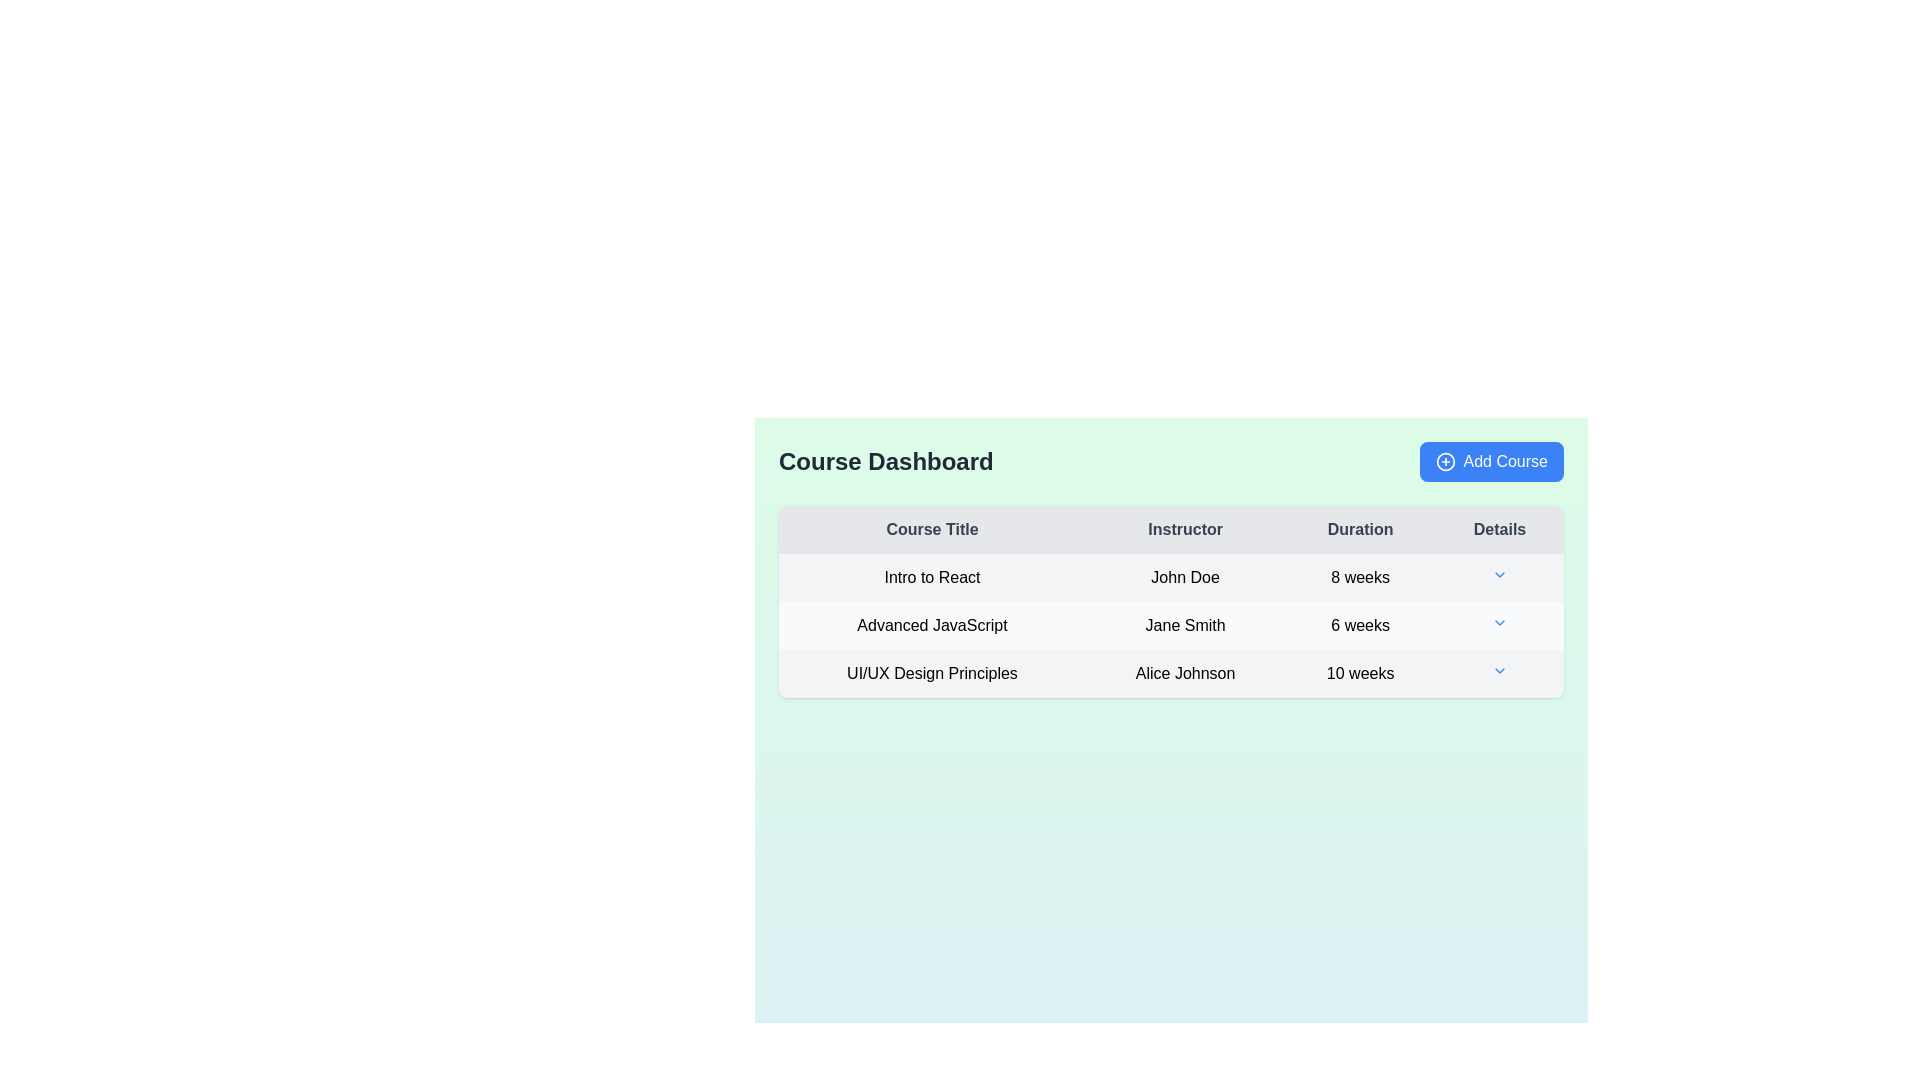  I want to click on text from the Text Label located in the header section, aligned to the left of the 'Add Course' button, so click(885, 462).